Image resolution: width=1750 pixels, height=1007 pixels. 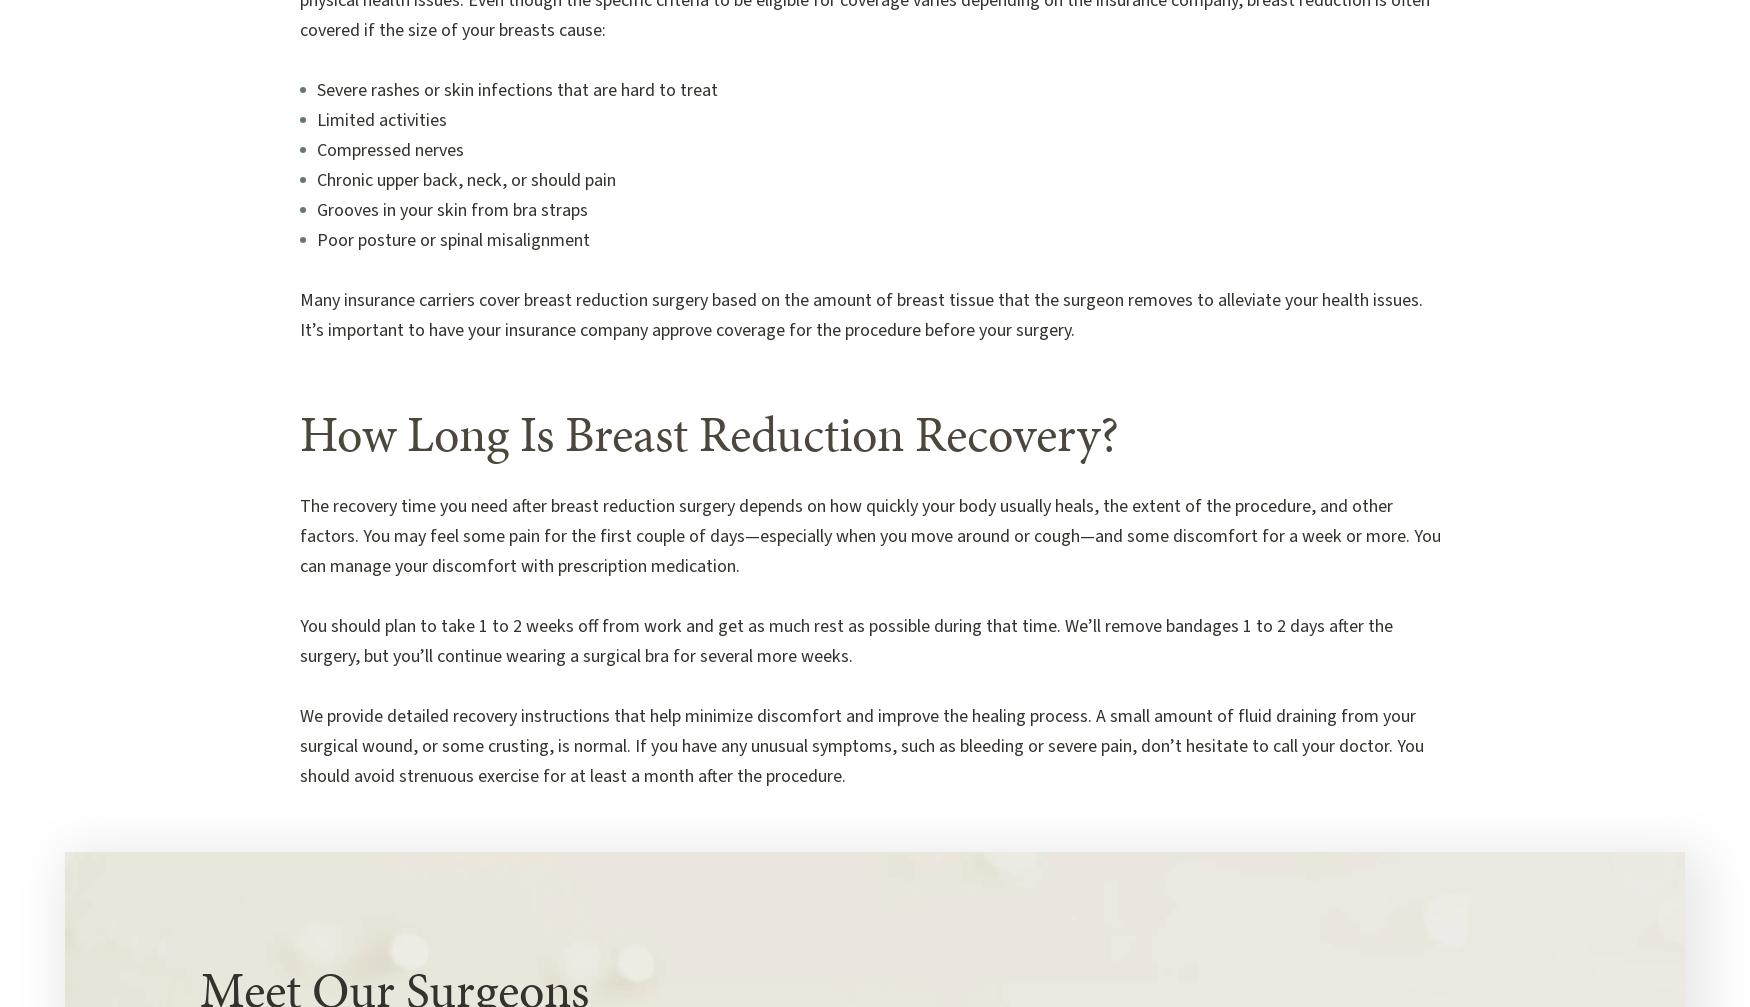 What do you see at coordinates (298, 535) in the screenshot?
I see `'The recovery time you need after breast reduction surgery depends on how quickly your body usually heals, the extent of the procedure, and other factors. You may feel some pain for the first couple of days—especially when you move around or cough—and some discomfort for a week or more. You can manage your discomfort with prescription medication.'` at bounding box center [298, 535].